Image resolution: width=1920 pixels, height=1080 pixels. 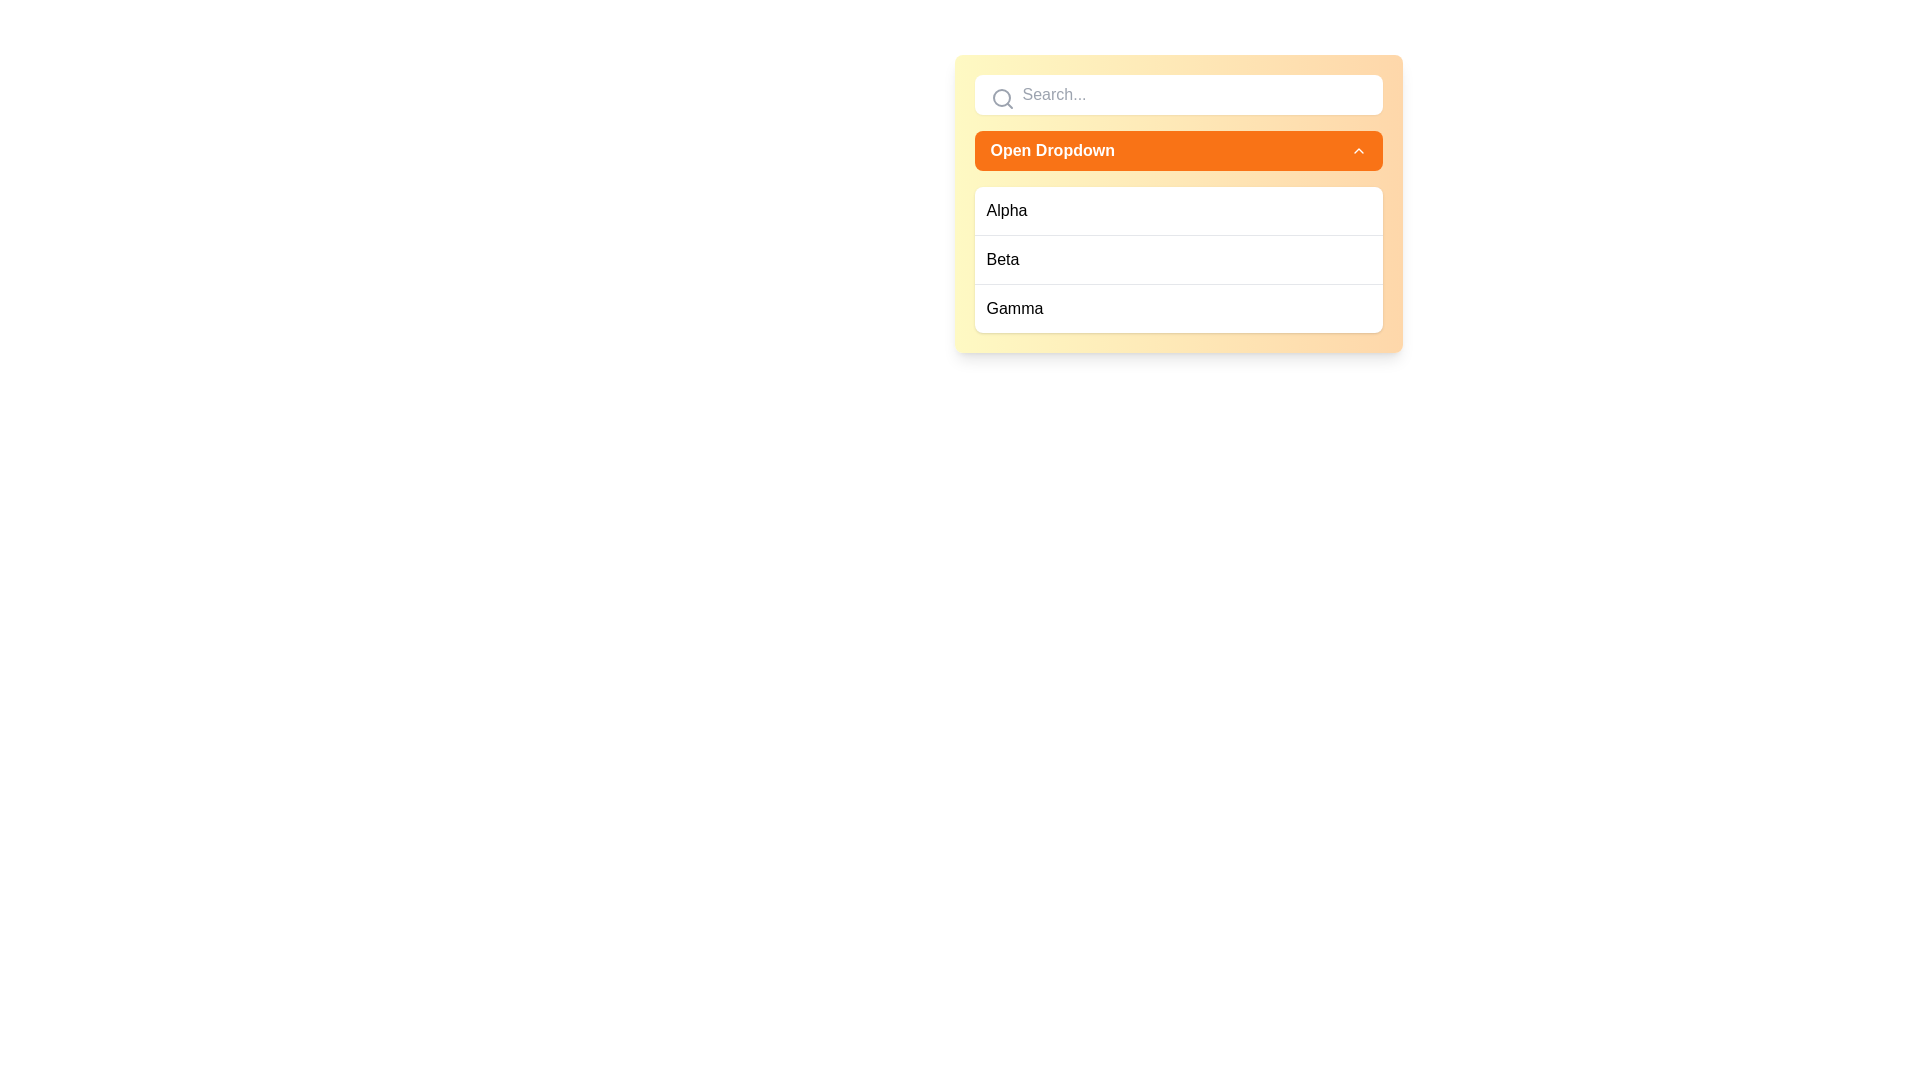 What do you see at coordinates (1003, 258) in the screenshot?
I see `the second list item in the dropdown menu, located between 'Alpha' and 'Gamma'` at bounding box center [1003, 258].